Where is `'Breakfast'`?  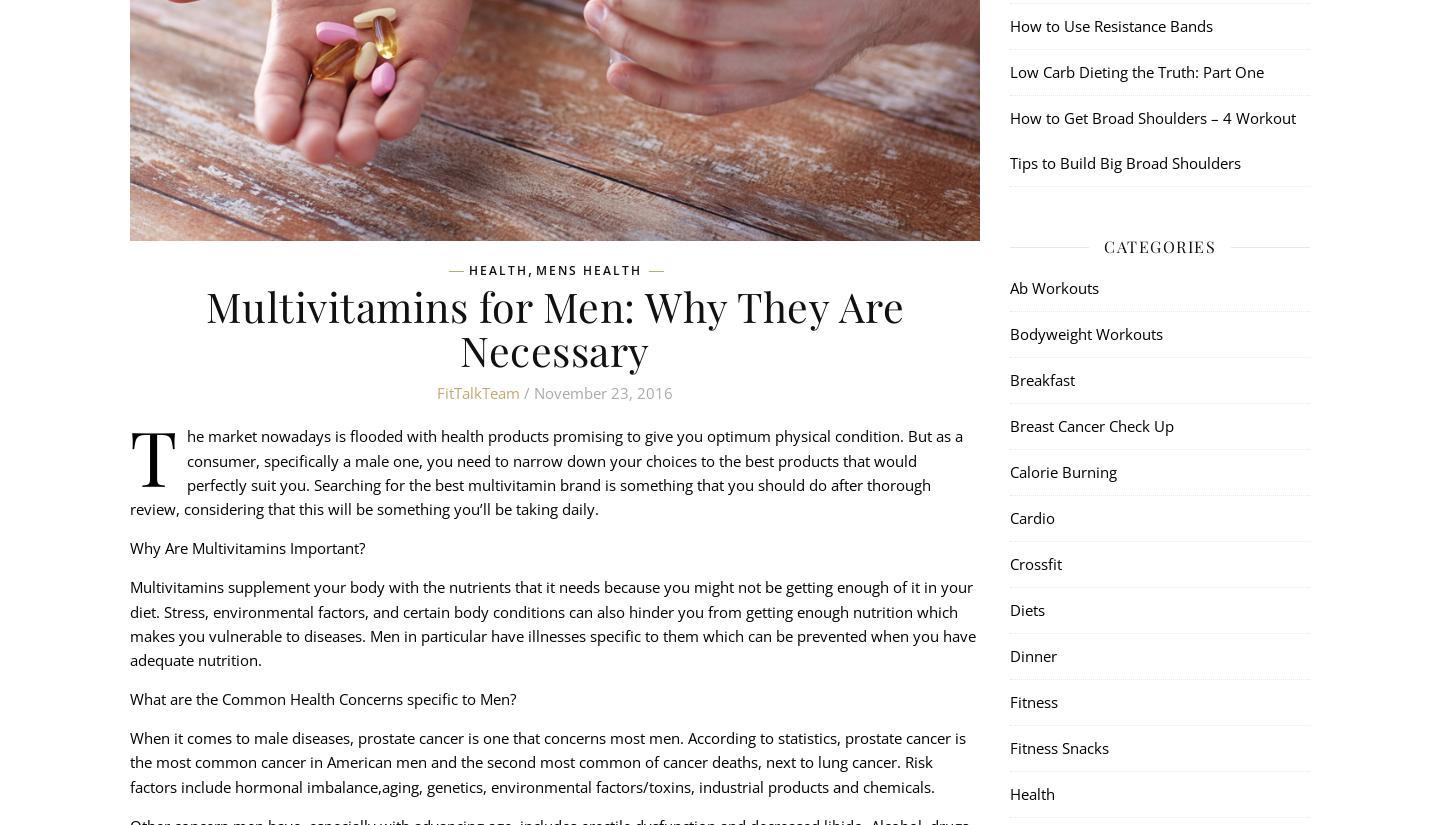
'Breakfast' is located at coordinates (1042, 379).